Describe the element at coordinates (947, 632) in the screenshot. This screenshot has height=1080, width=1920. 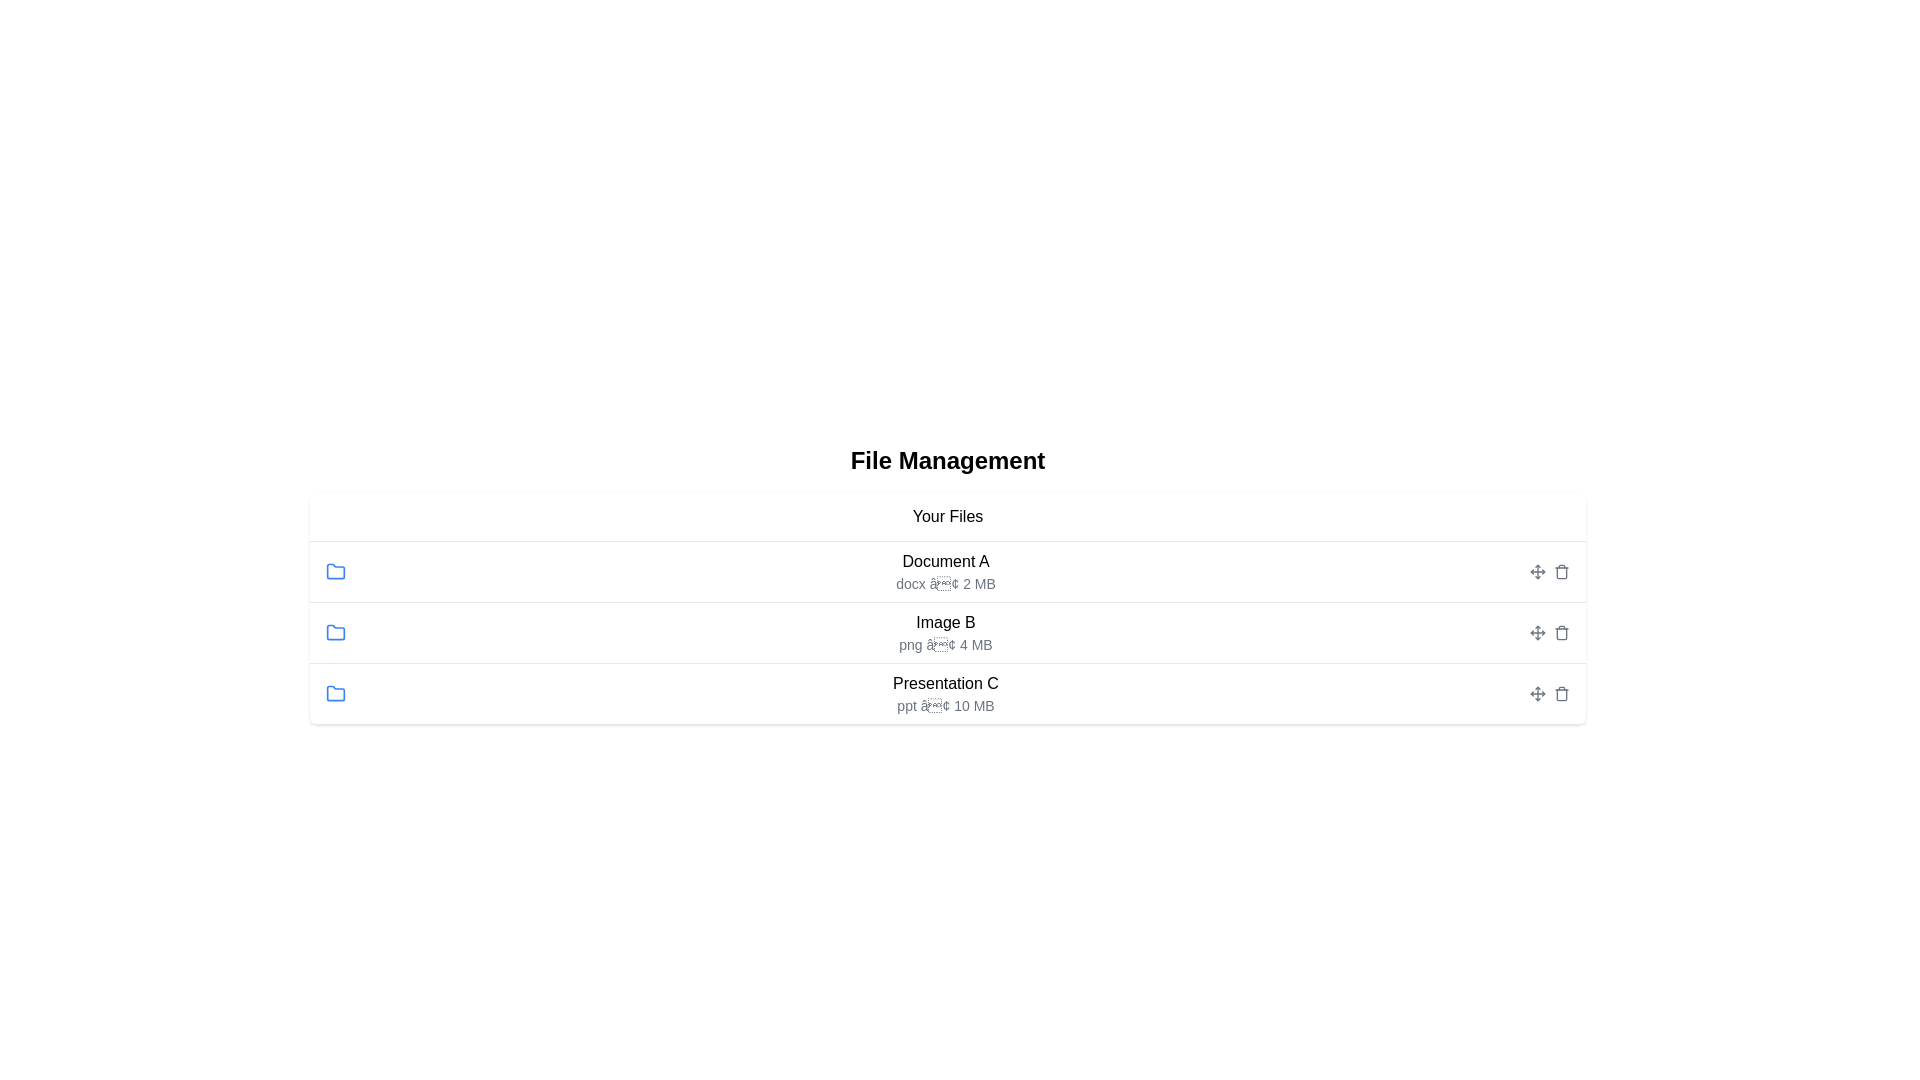
I see `the second file entry in the 'Your Files' section, which is located between 'Document A' and 'Presentation C'` at that location.